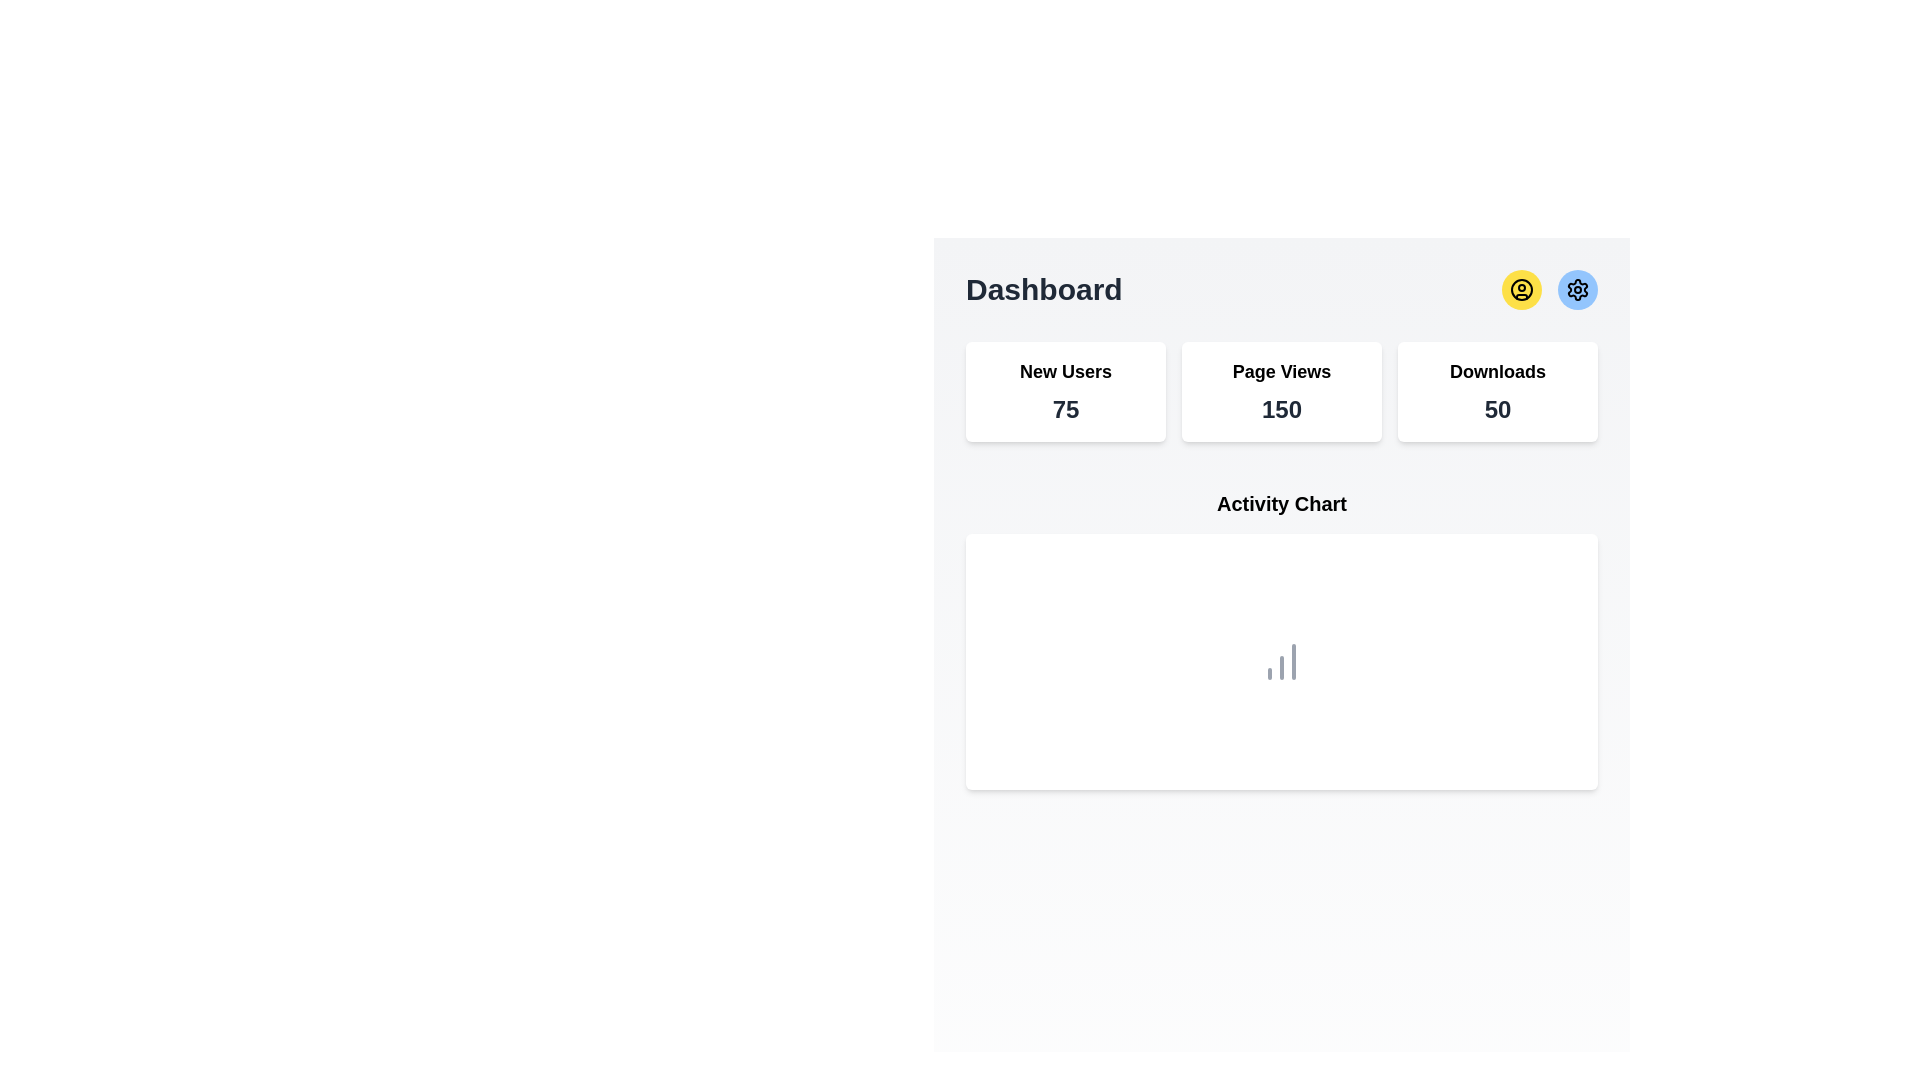 This screenshot has width=1920, height=1080. What do you see at coordinates (1064, 408) in the screenshot?
I see `the large, bold number '75' displayed in dark gray, which is part of the statistical card component below the label 'New Users'` at bounding box center [1064, 408].